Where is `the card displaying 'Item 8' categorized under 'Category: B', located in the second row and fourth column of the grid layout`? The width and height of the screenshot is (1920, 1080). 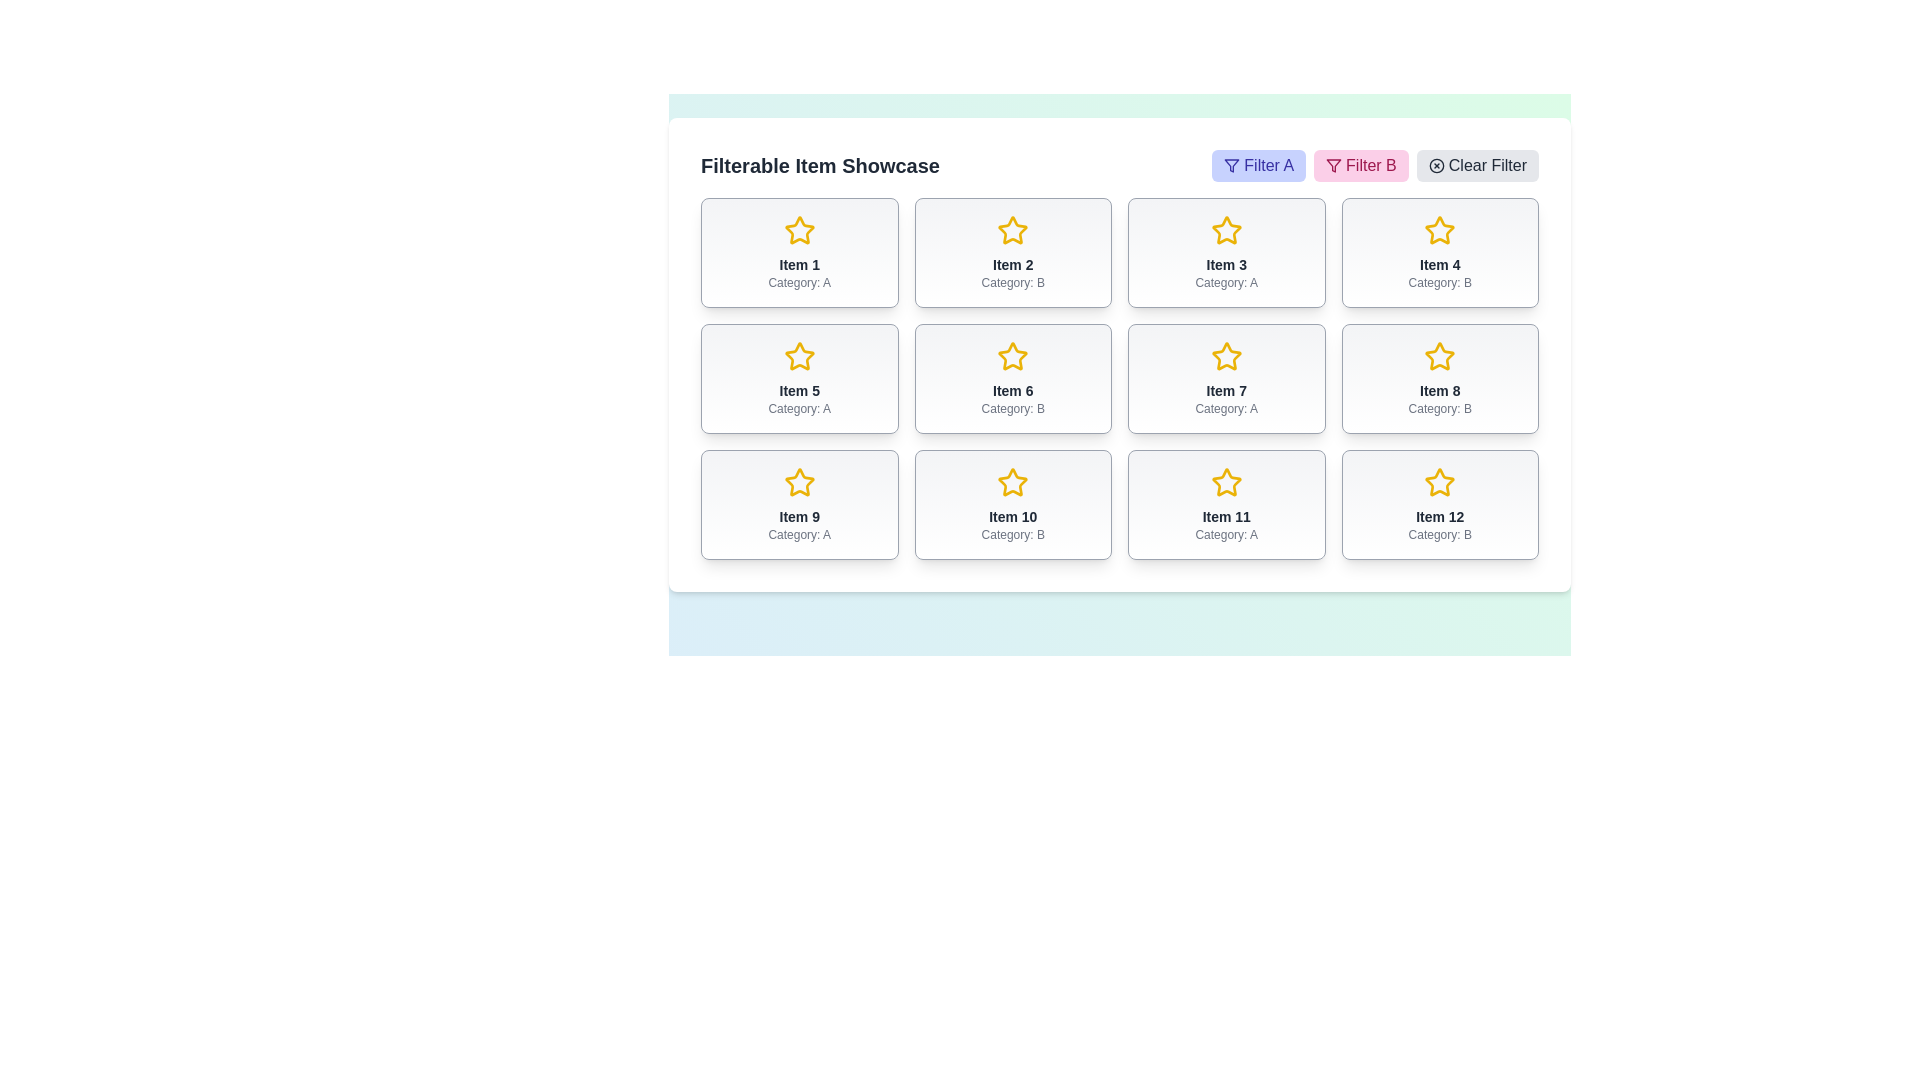 the card displaying 'Item 8' categorized under 'Category: B', located in the second row and fourth column of the grid layout is located at coordinates (1440, 378).